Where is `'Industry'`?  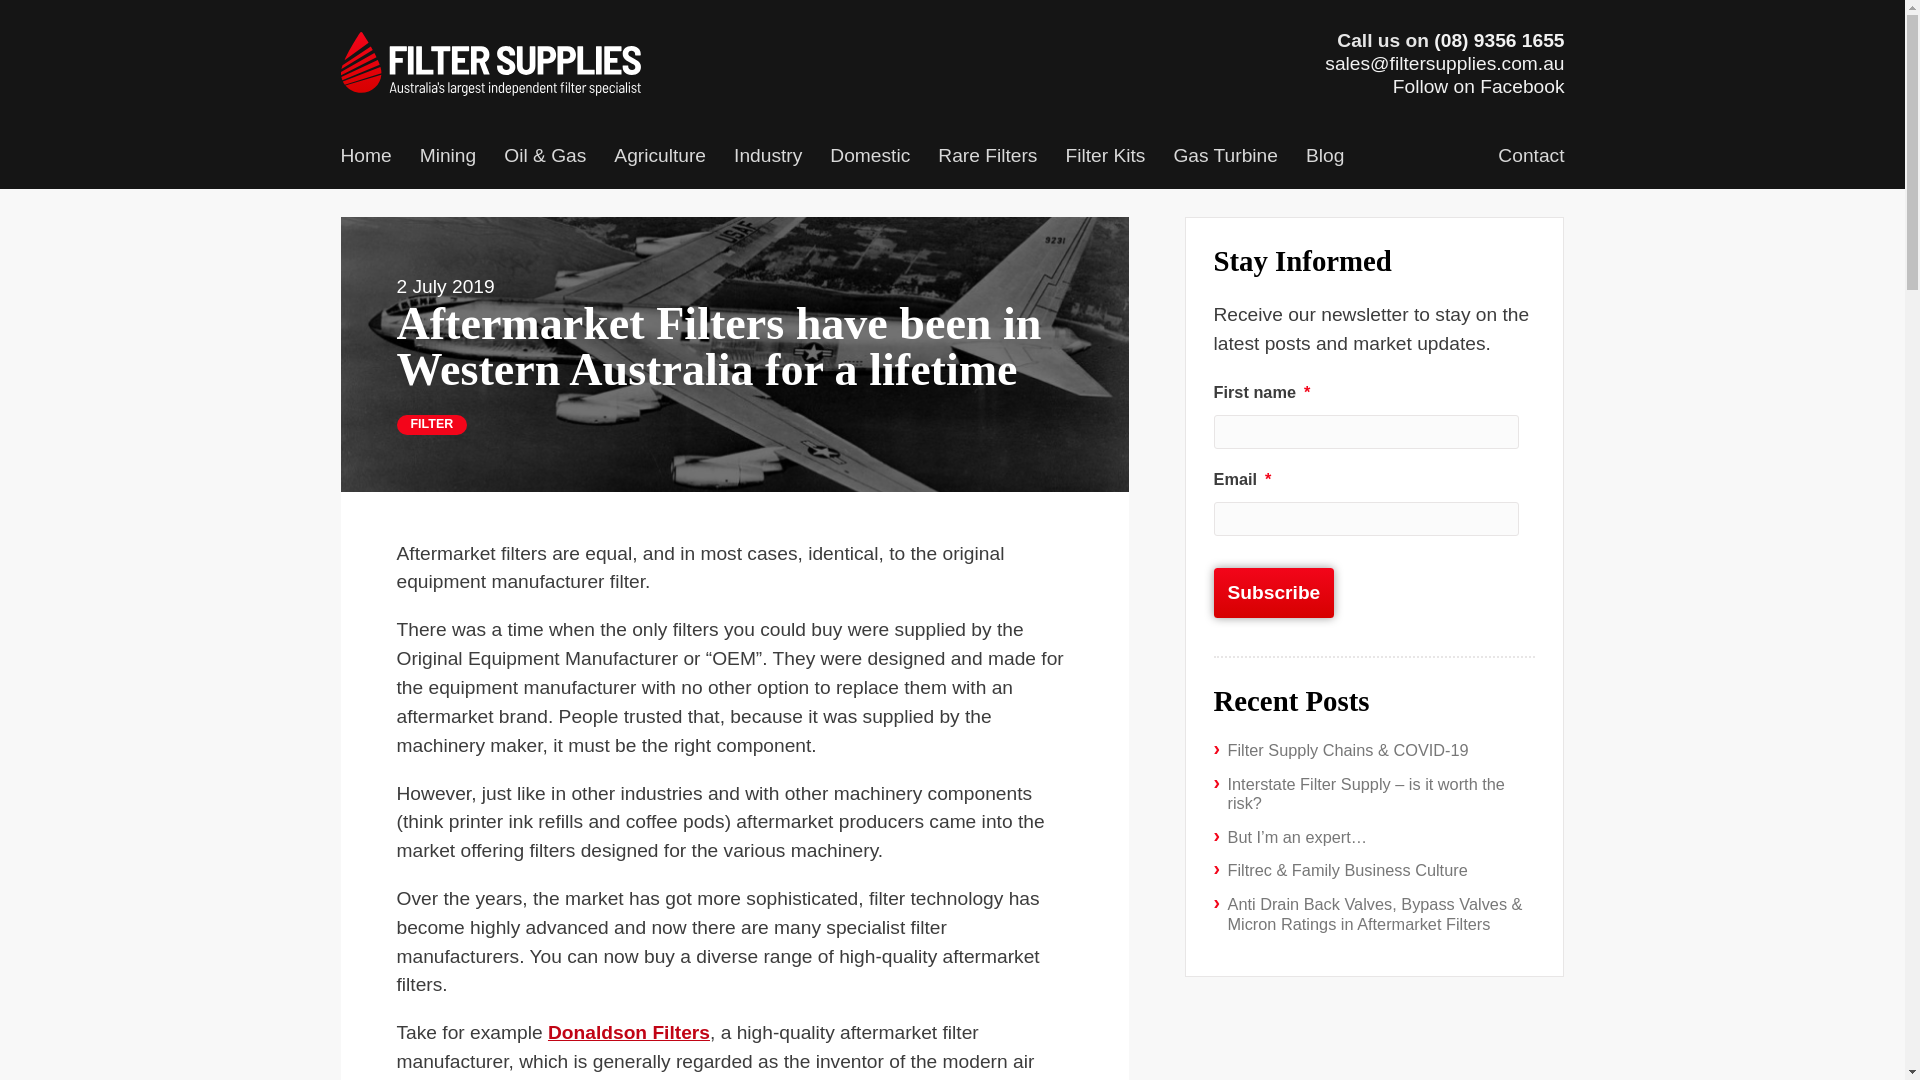
'Industry' is located at coordinates (767, 157).